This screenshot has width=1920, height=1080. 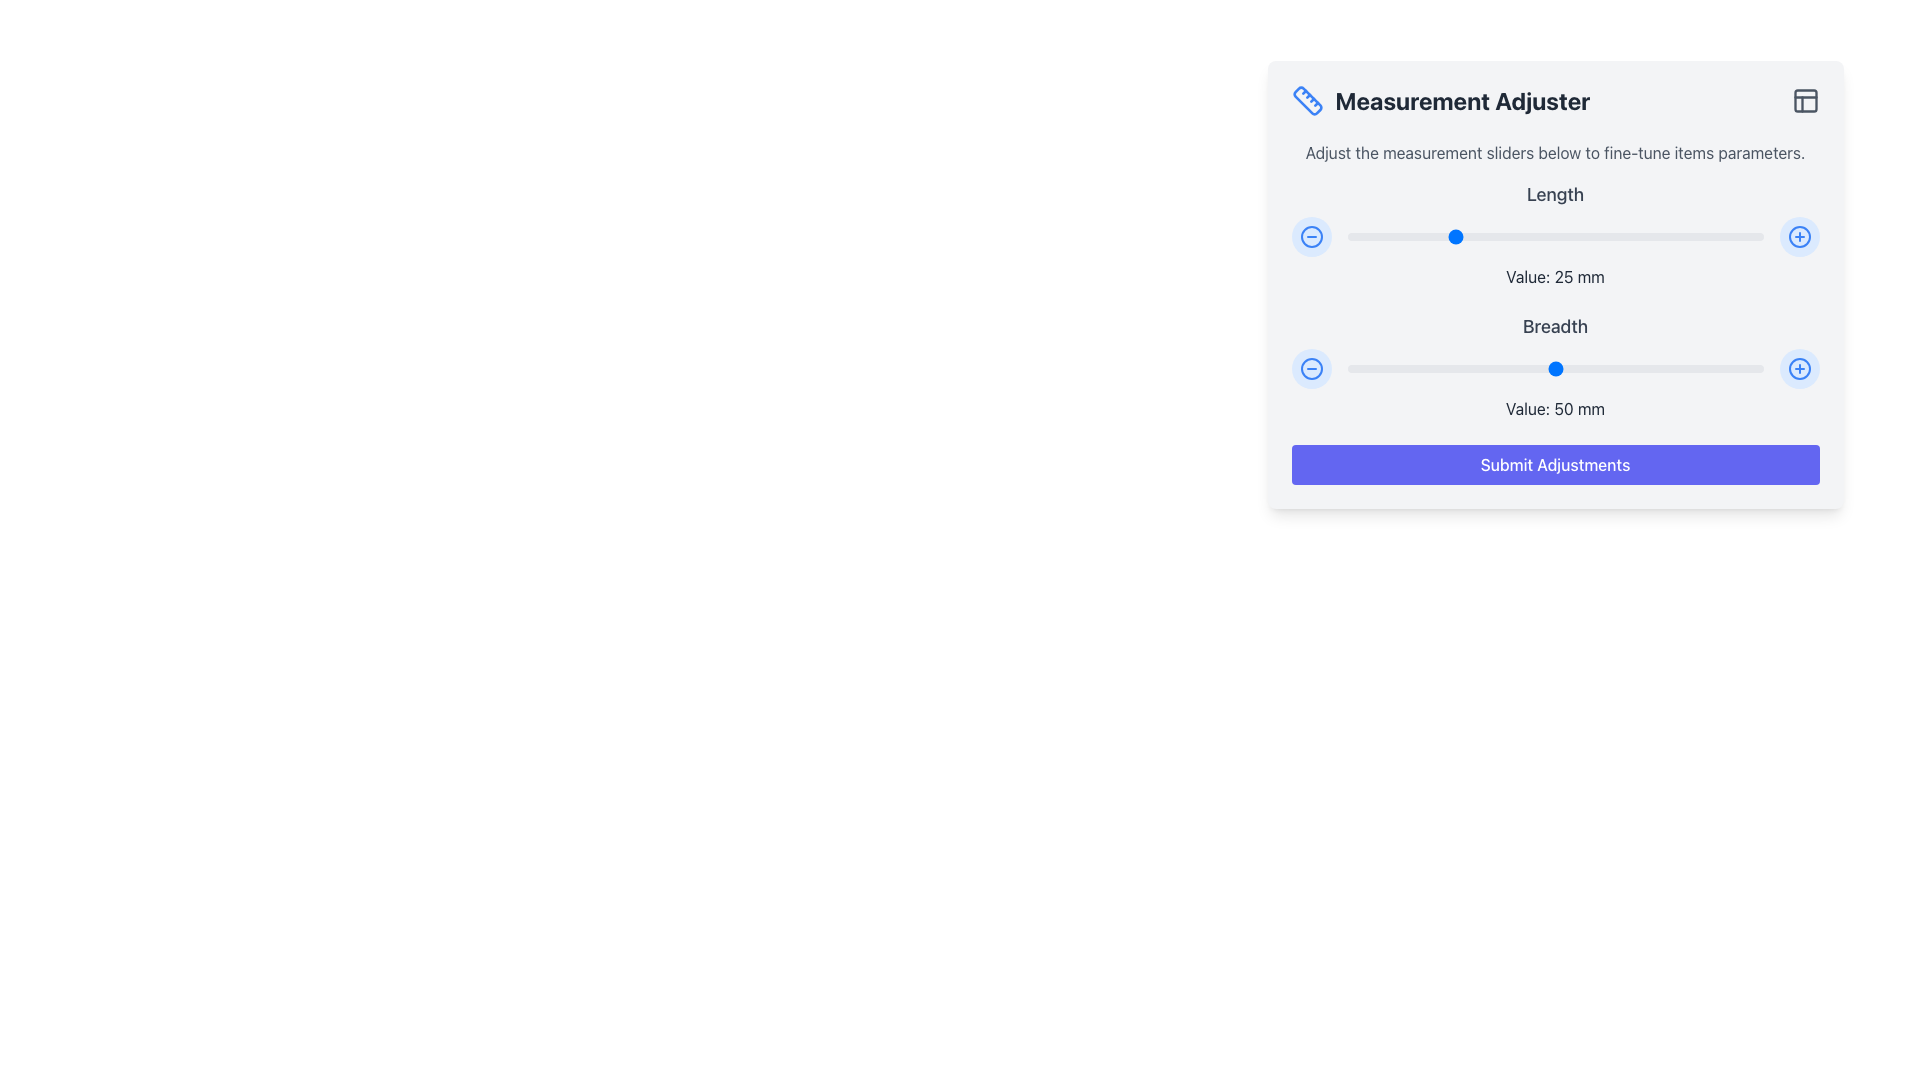 What do you see at coordinates (1750, 235) in the screenshot?
I see `the length adjustment slider` at bounding box center [1750, 235].